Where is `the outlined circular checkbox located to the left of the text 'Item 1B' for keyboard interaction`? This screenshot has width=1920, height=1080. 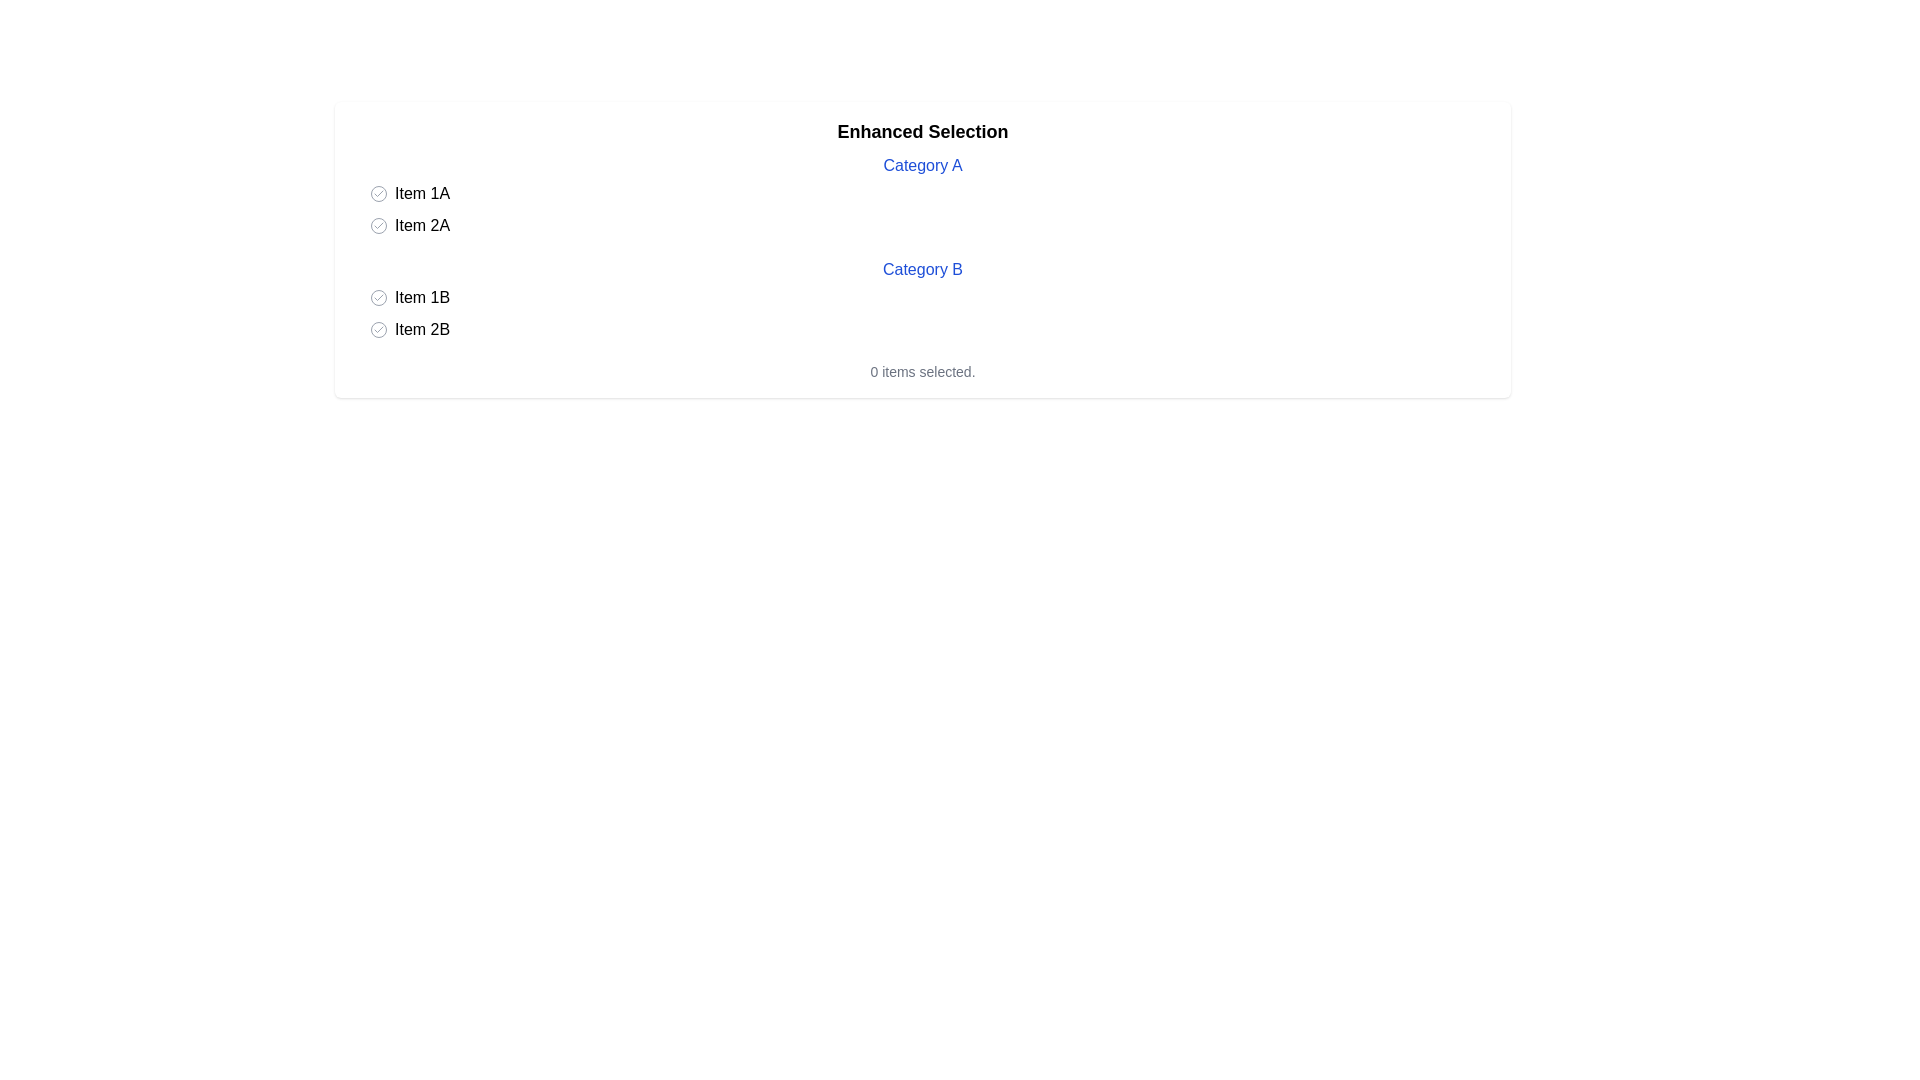
the outlined circular checkbox located to the left of the text 'Item 1B' for keyboard interaction is located at coordinates (379, 297).